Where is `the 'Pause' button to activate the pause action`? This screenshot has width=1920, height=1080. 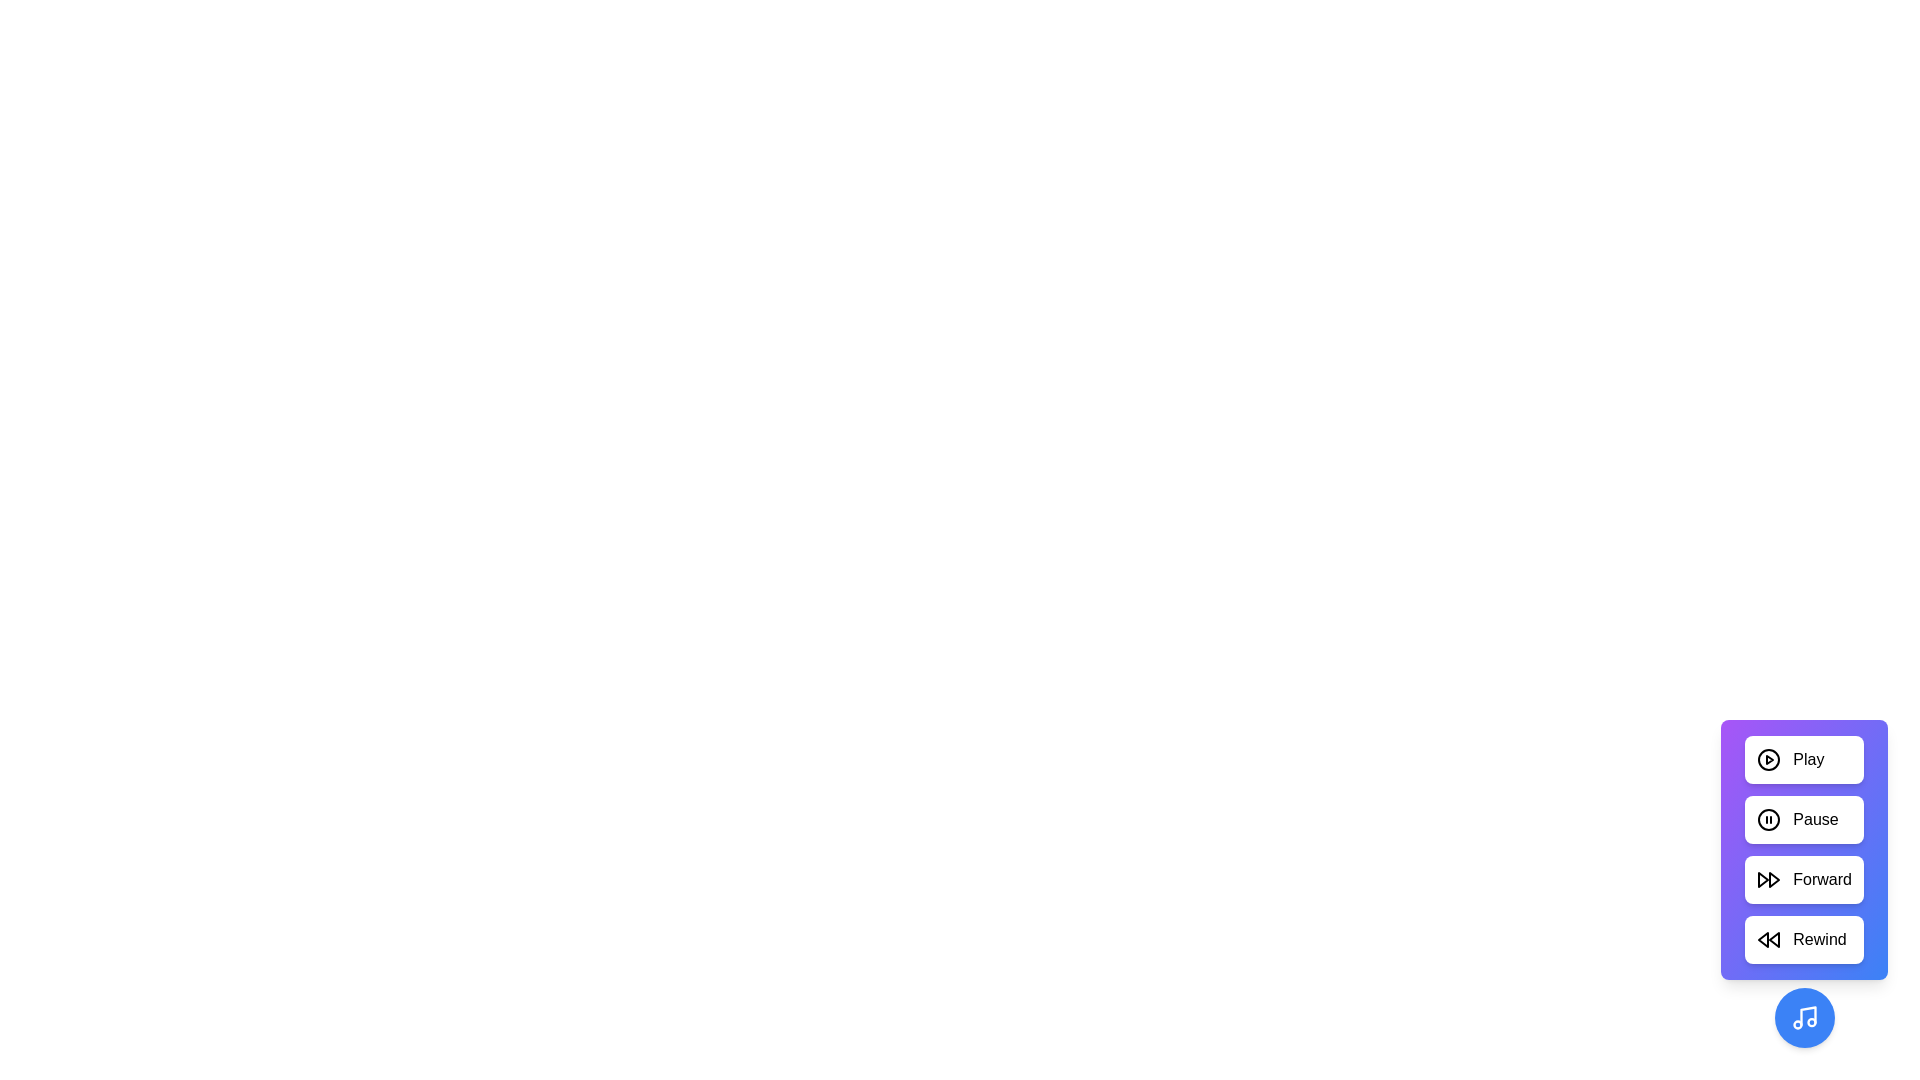
the 'Pause' button to activate the pause action is located at coordinates (1804, 820).